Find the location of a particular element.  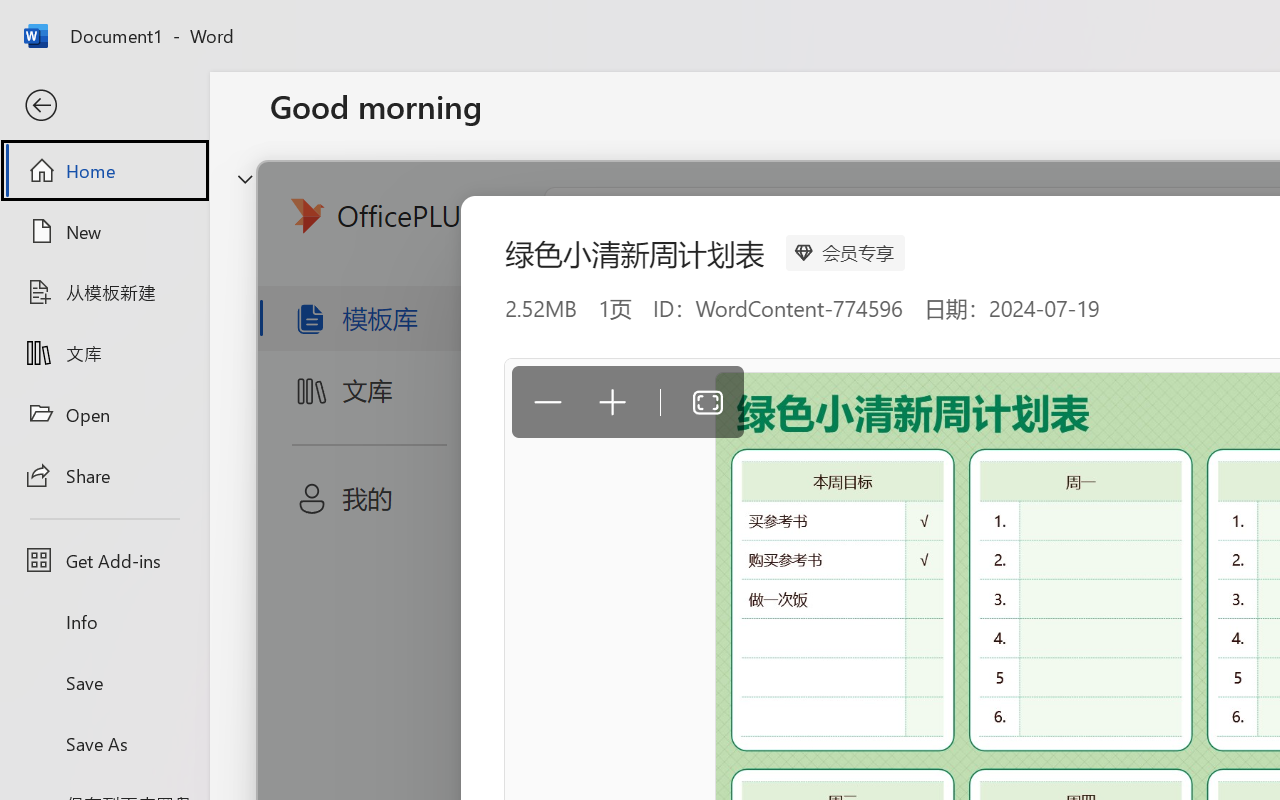

'Get Add-ins' is located at coordinates (103, 560).